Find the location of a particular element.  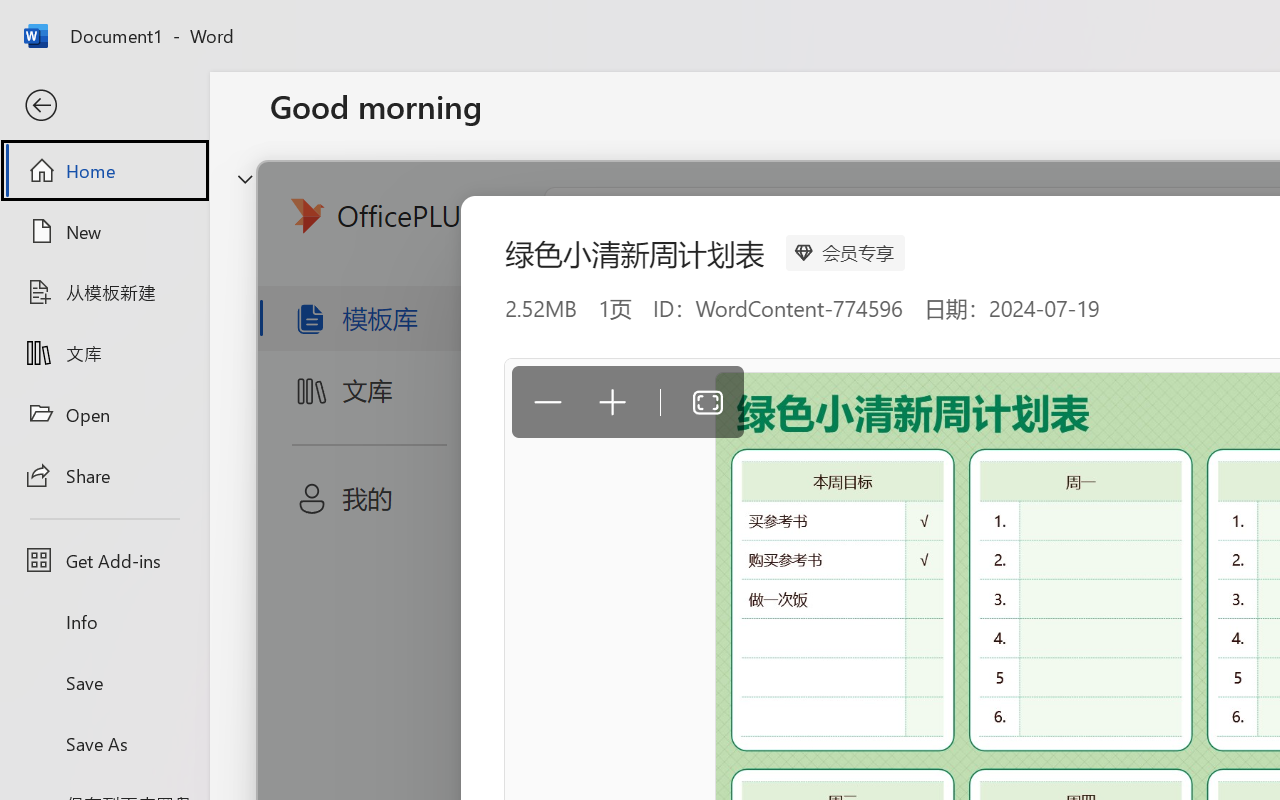

'Get Add-ins' is located at coordinates (103, 560).